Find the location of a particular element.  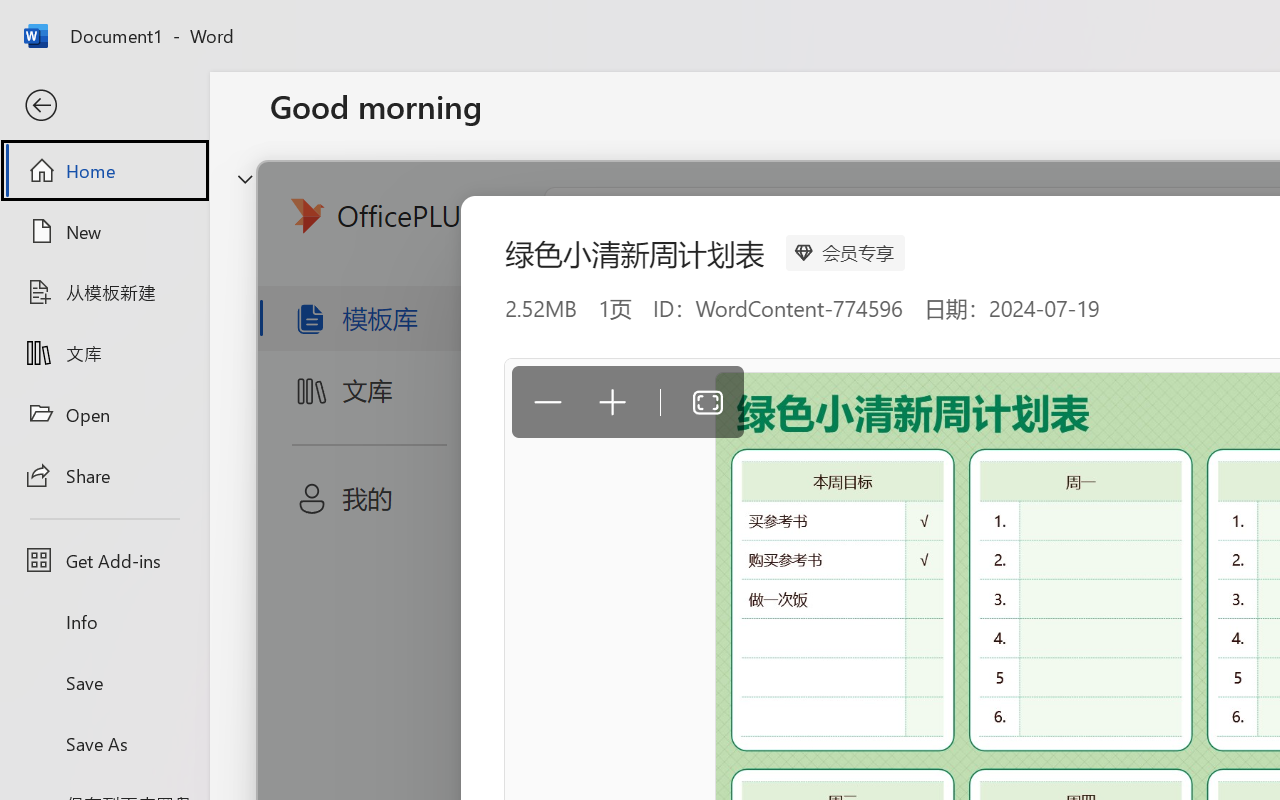

'Get Add-ins' is located at coordinates (103, 560).